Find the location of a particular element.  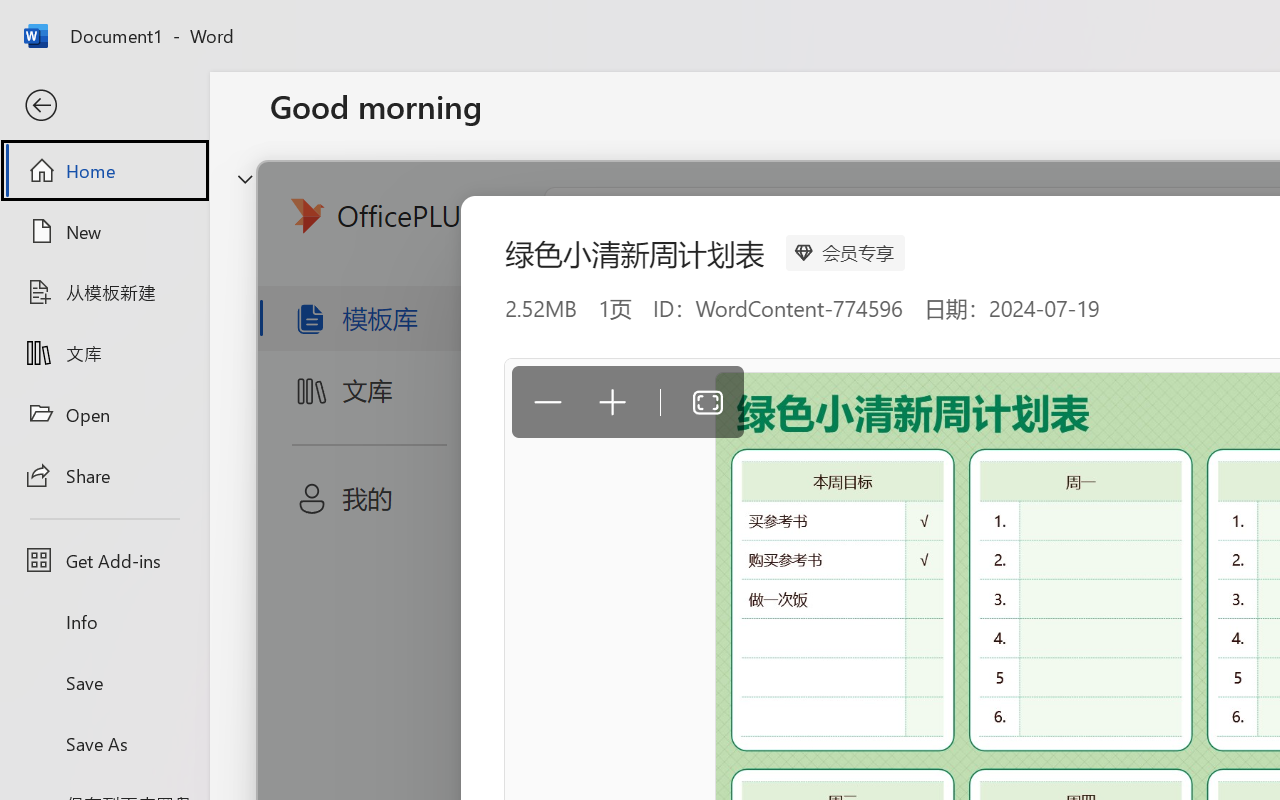

'Get Add-ins' is located at coordinates (103, 560).